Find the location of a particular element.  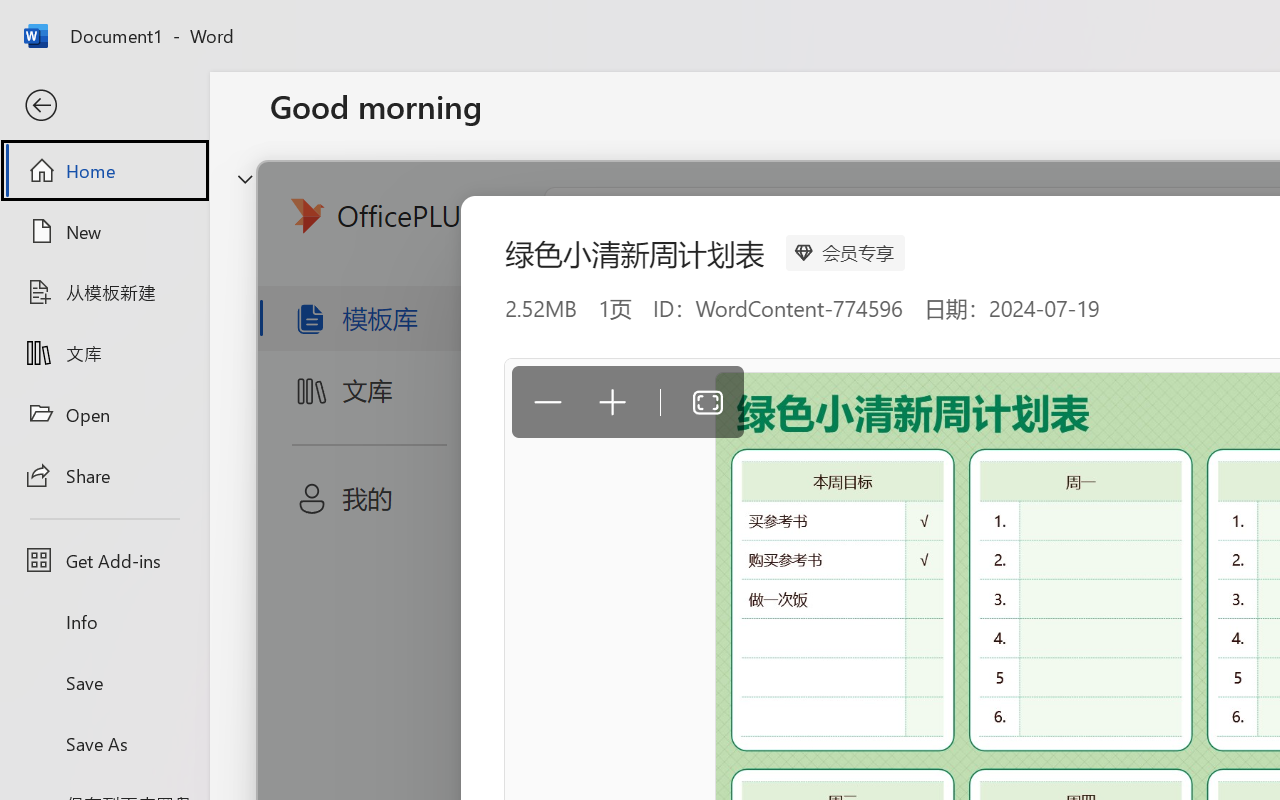

'Get Add-ins' is located at coordinates (103, 560).